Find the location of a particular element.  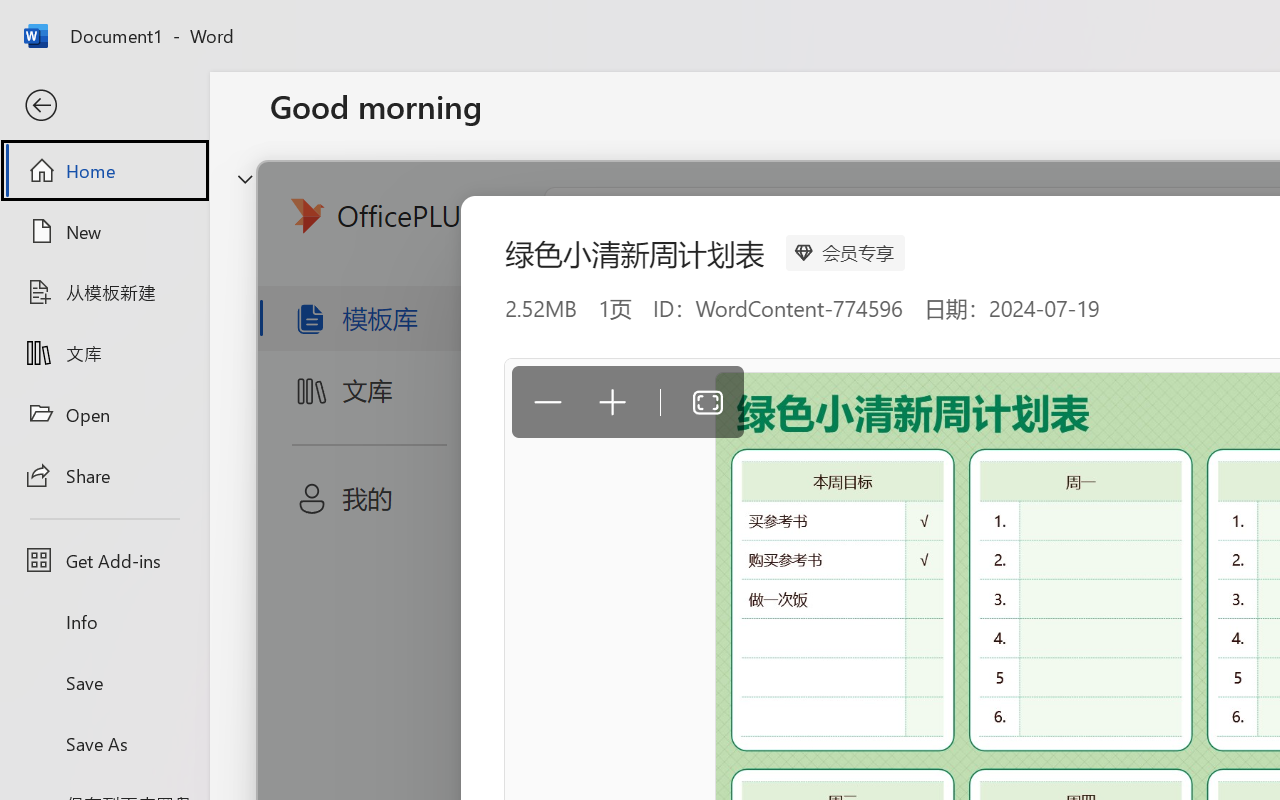

'Get Add-ins' is located at coordinates (103, 560).